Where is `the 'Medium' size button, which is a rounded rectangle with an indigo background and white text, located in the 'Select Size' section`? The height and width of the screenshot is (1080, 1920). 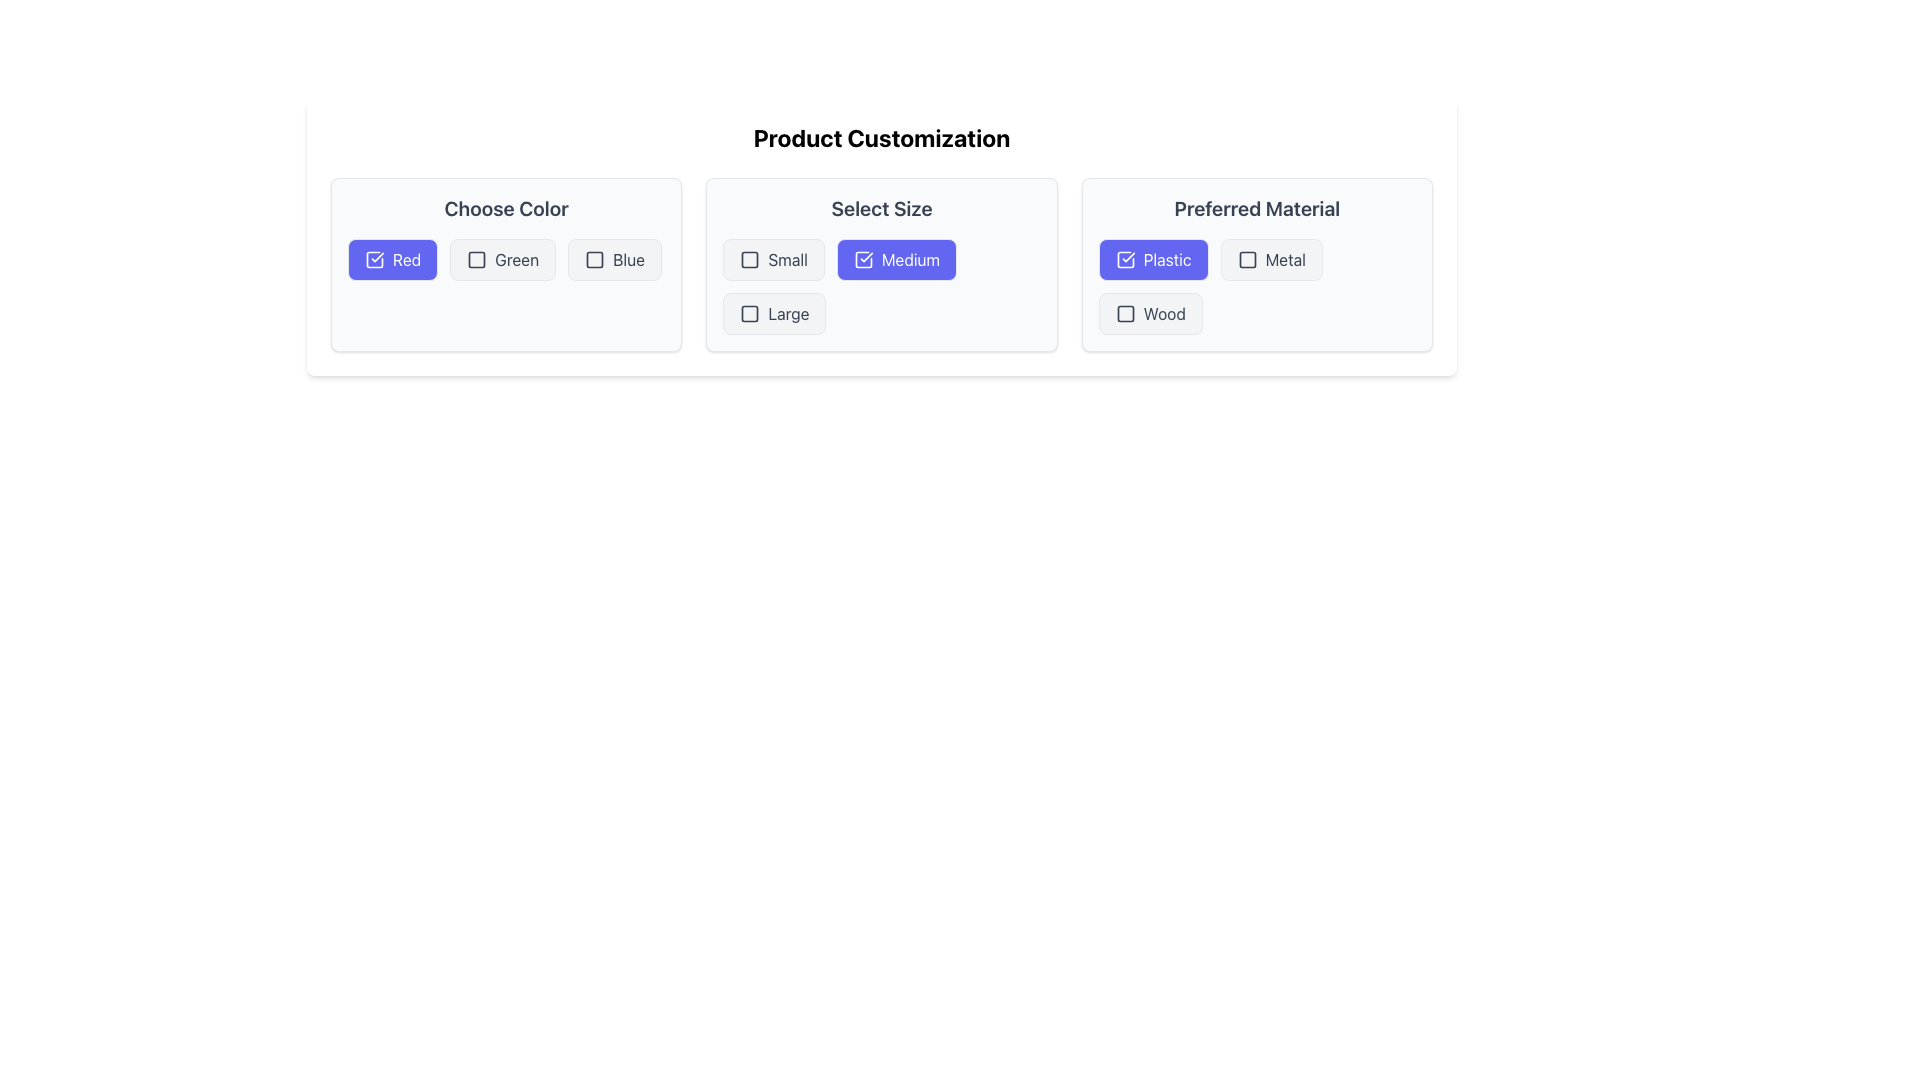 the 'Medium' size button, which is a rounded rectangle with an indigo background and white text, located in the 'Select Size' section is located at coordinates (896, 258).